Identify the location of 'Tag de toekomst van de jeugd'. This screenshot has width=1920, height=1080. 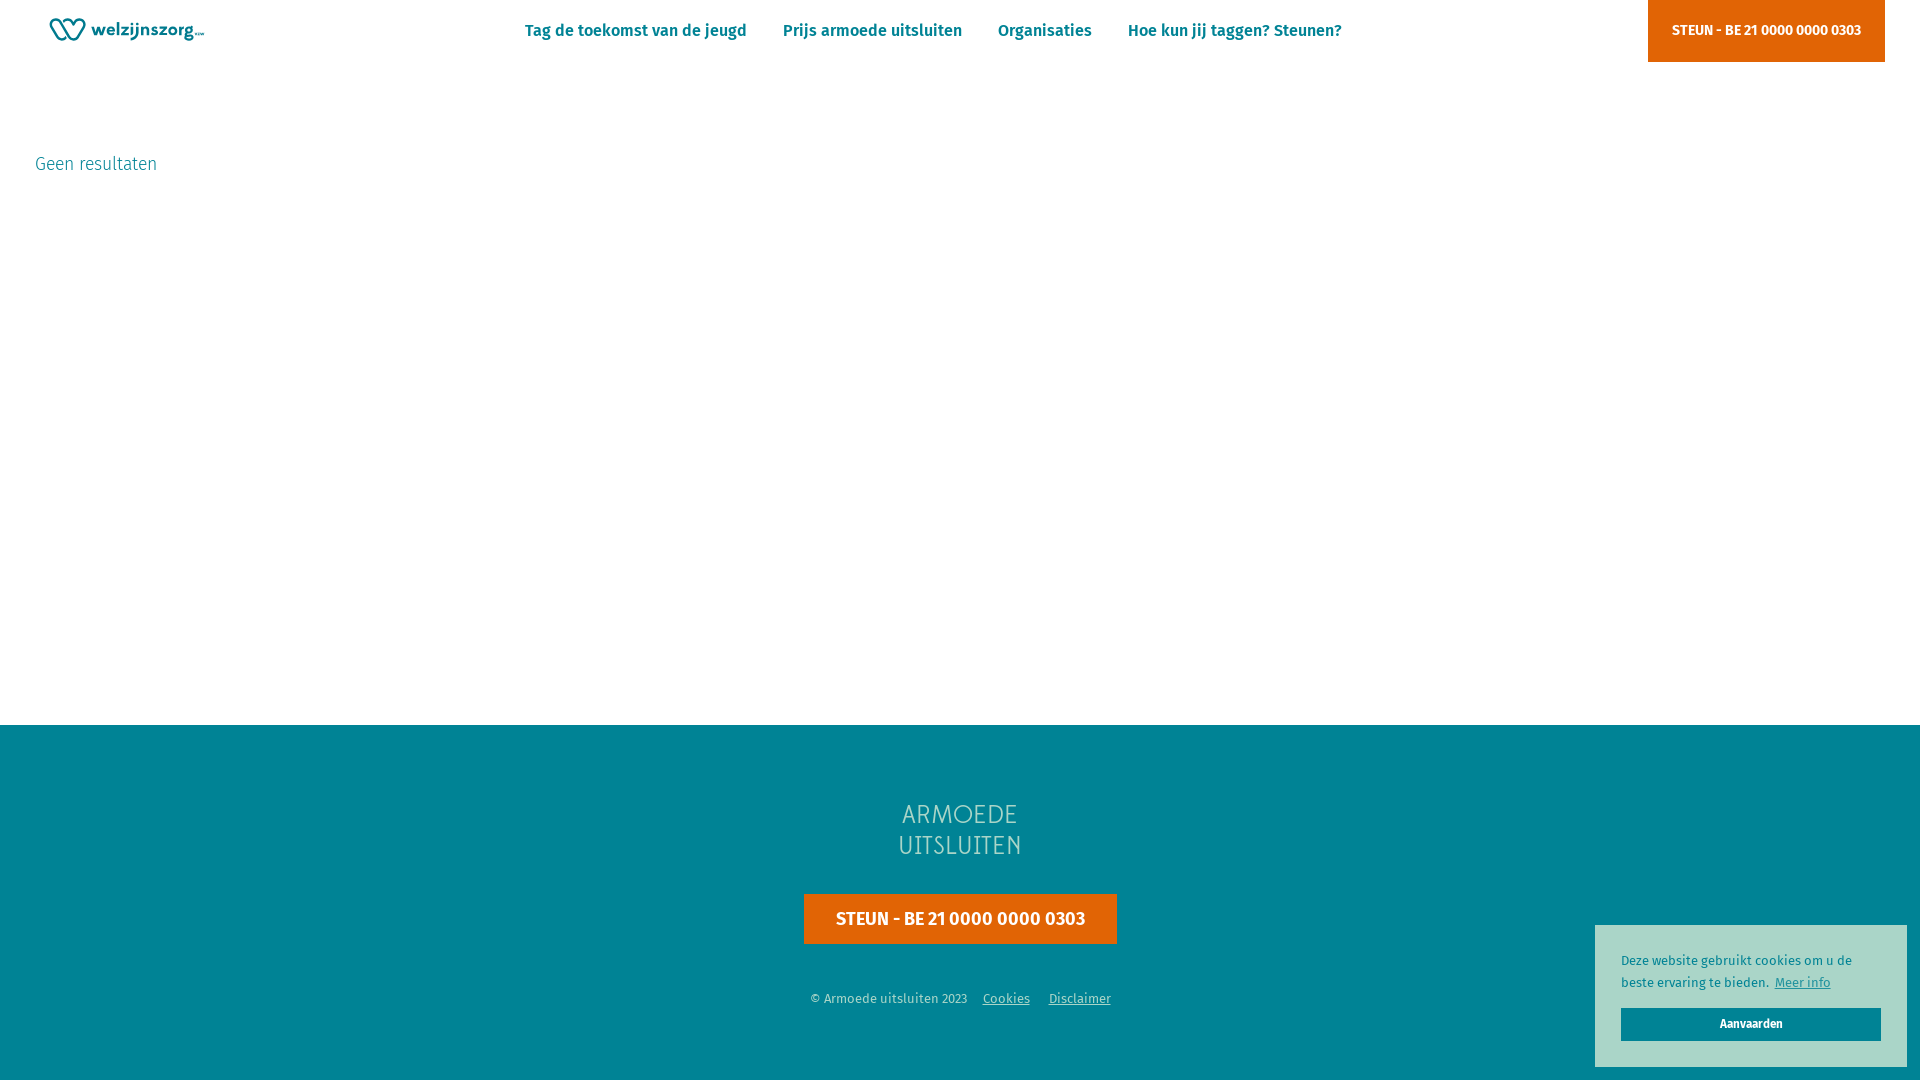
(634, 30).